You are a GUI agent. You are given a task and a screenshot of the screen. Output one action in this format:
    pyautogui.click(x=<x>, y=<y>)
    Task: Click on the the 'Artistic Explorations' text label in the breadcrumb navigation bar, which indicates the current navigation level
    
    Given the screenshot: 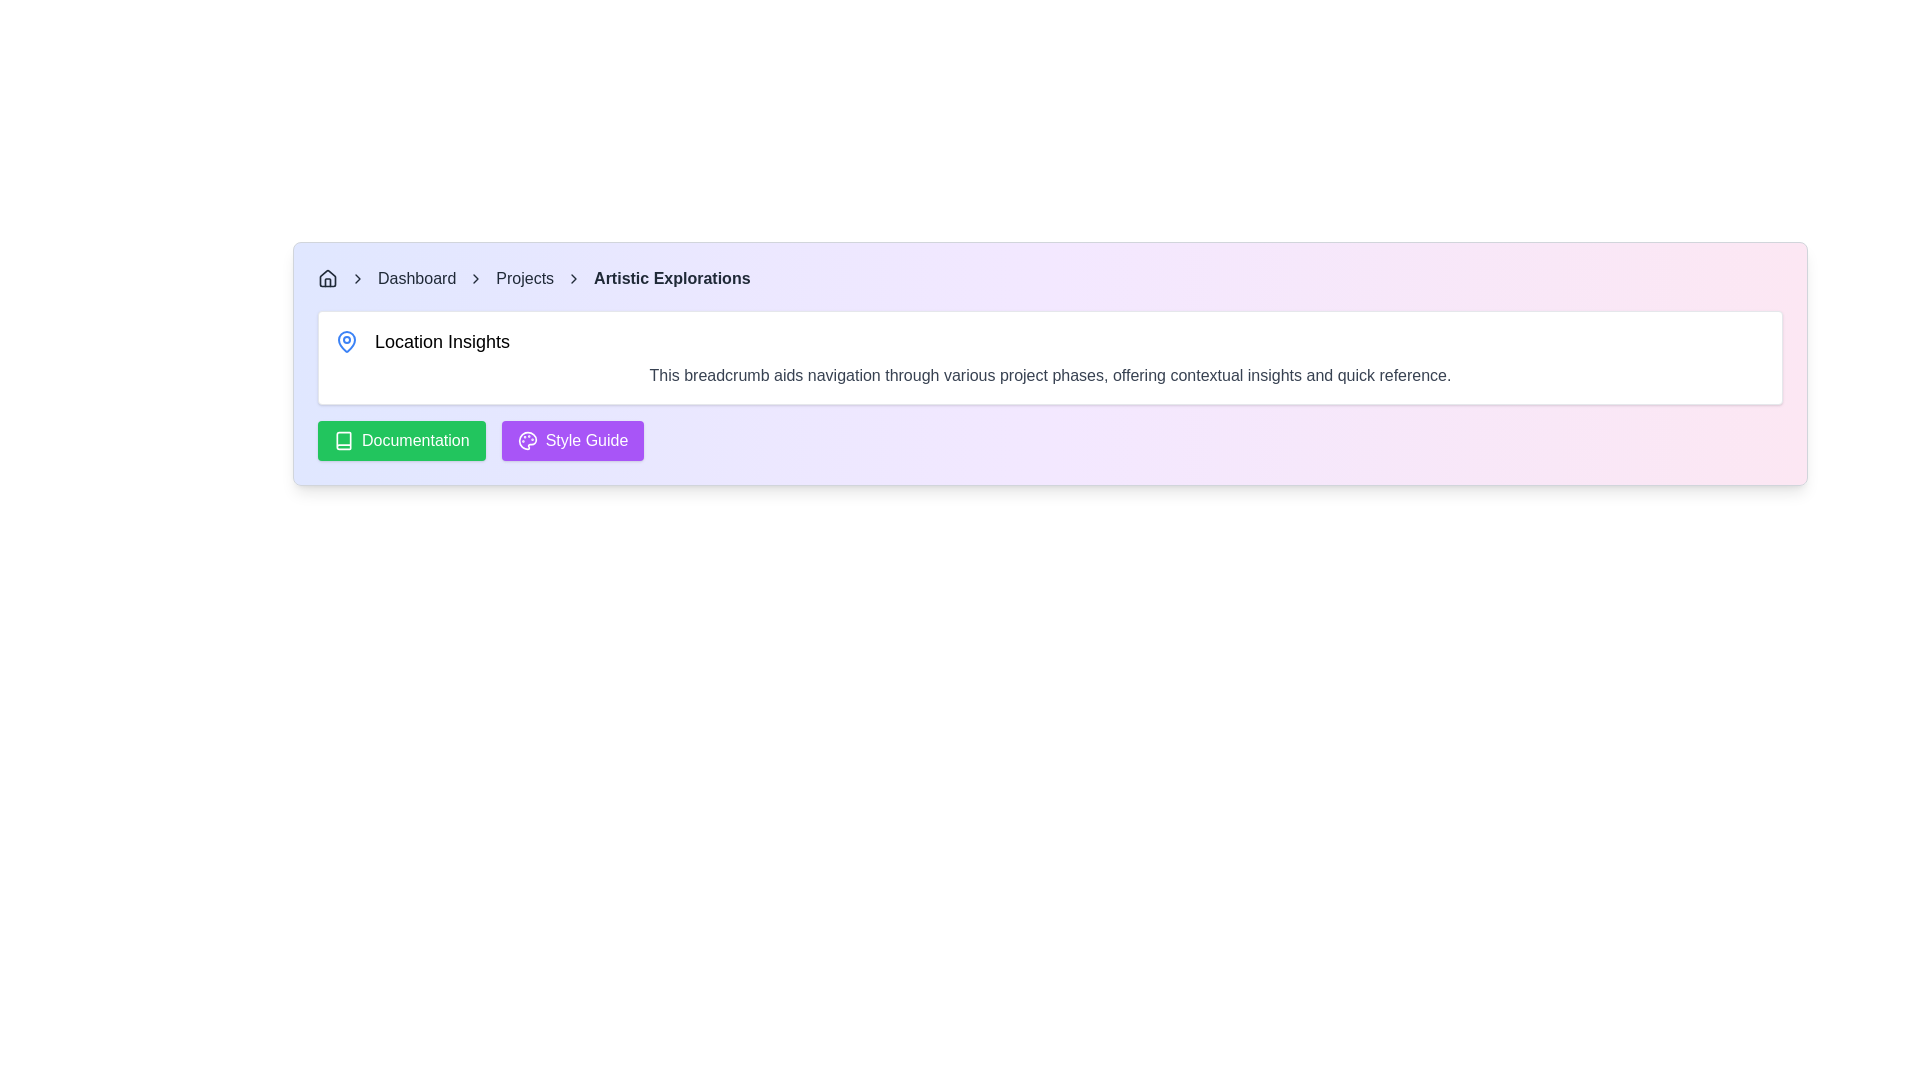 What is the action you would take?
    pyautogui.click(x=672, y=278)
    